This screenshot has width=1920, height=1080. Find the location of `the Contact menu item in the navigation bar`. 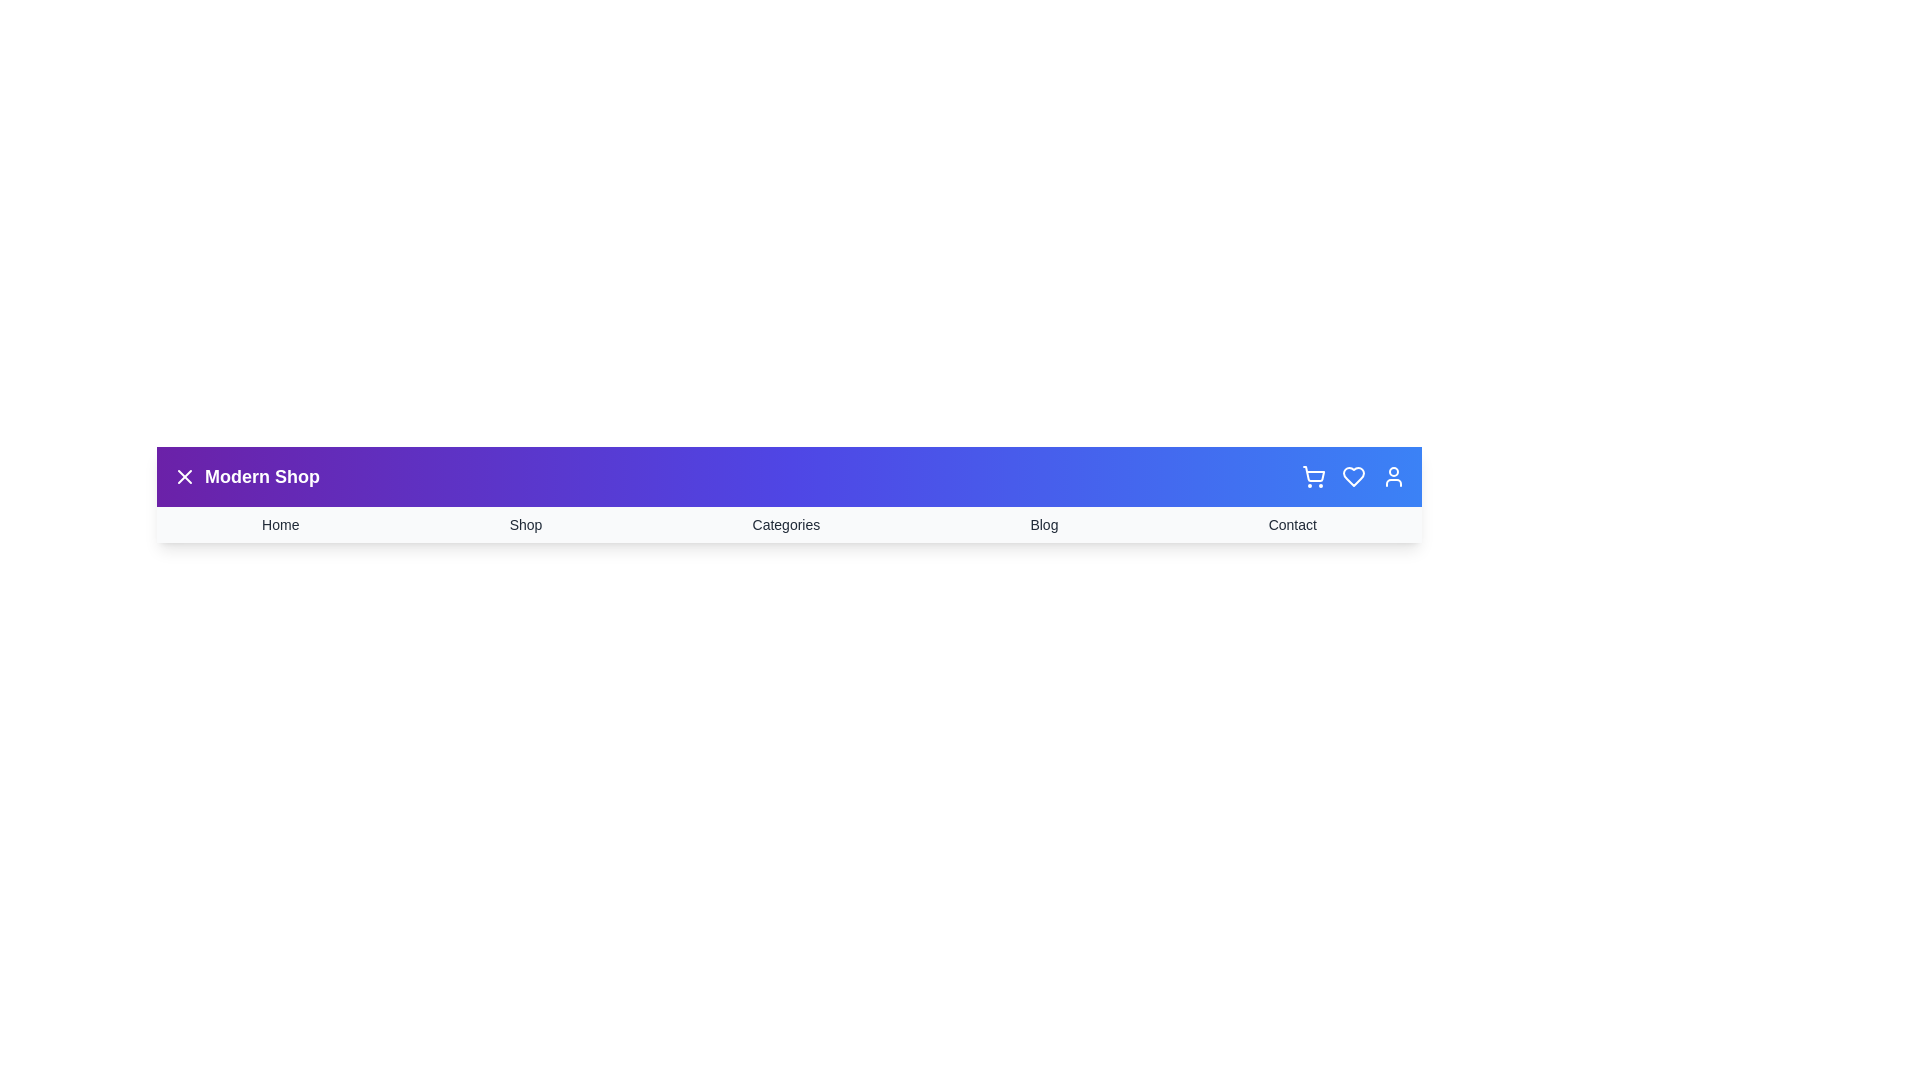

the Contact menu item in the navigation bar is located at coordinates (1292, 523).